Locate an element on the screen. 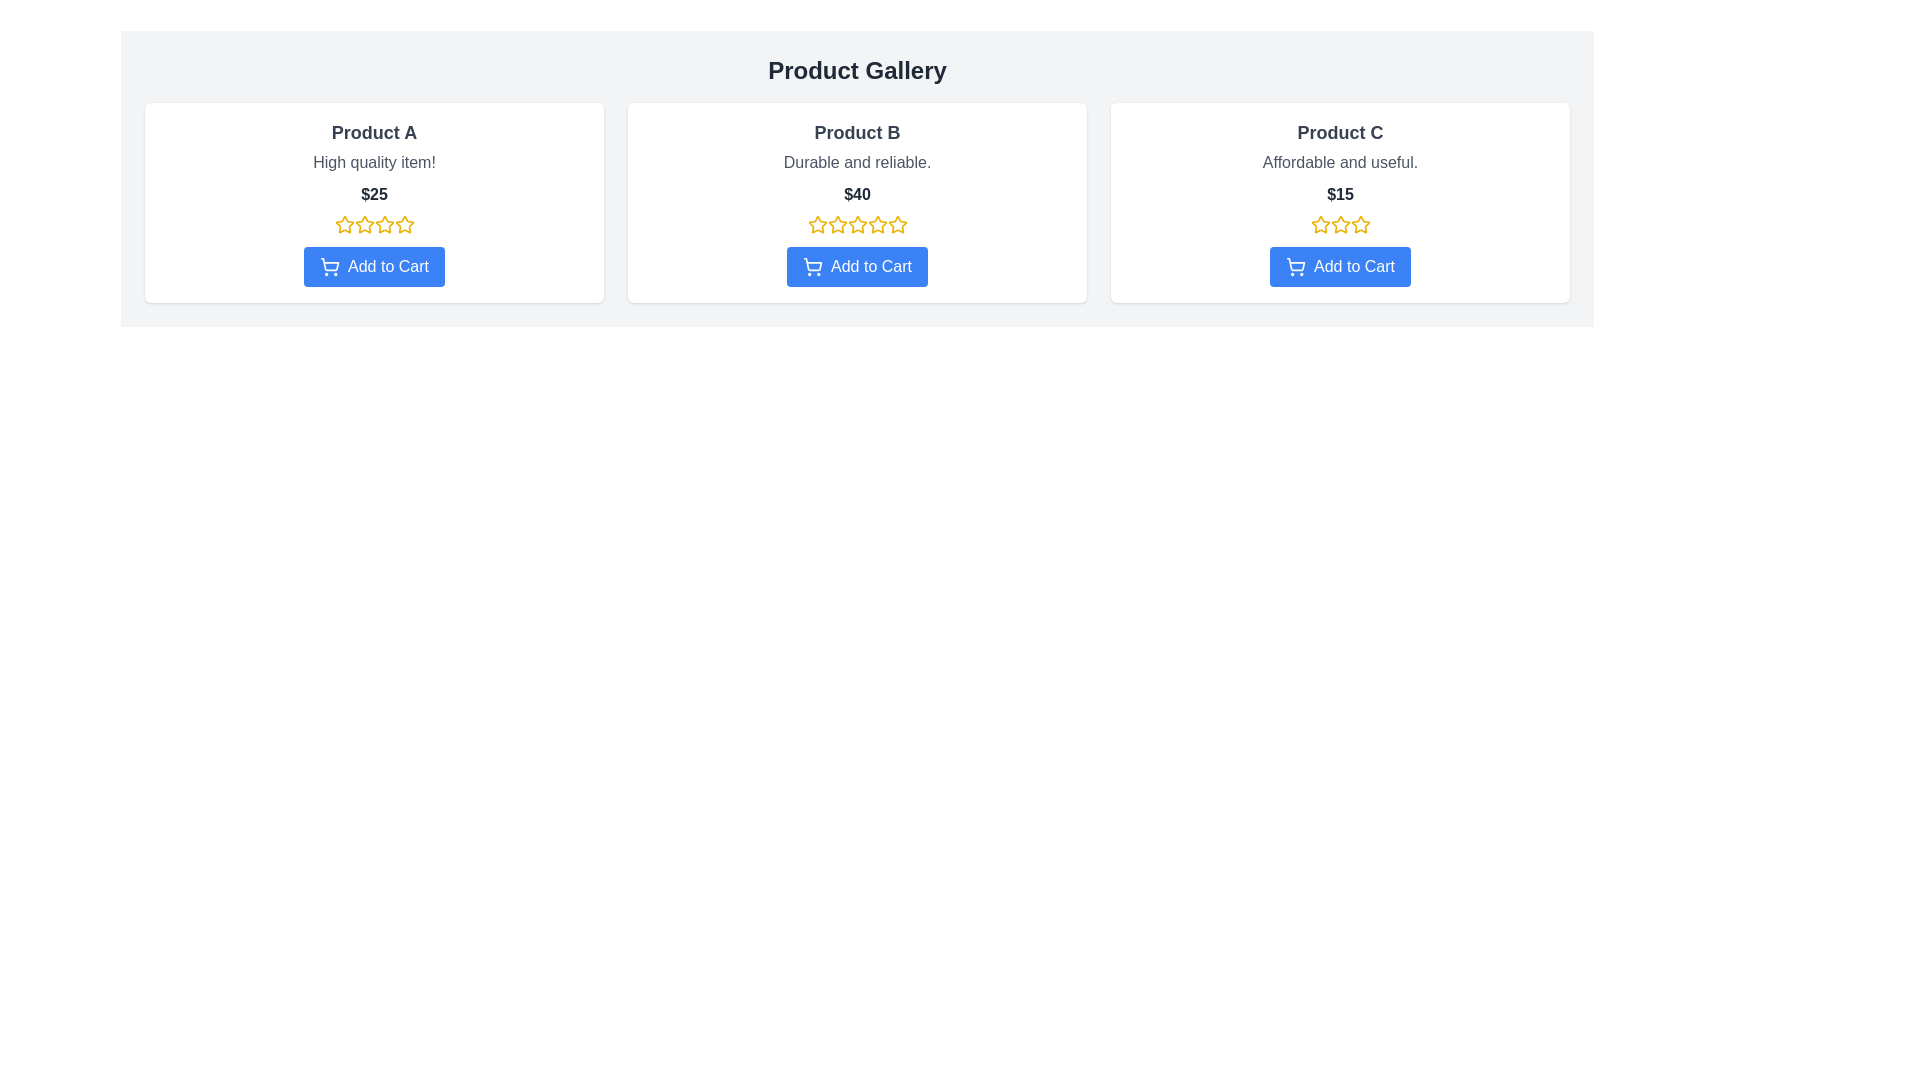  the third star-shaped icon with a yellow fill and distinct outline in the rating system under 'Product C' to rate it is located at coordinates (1359, 223).